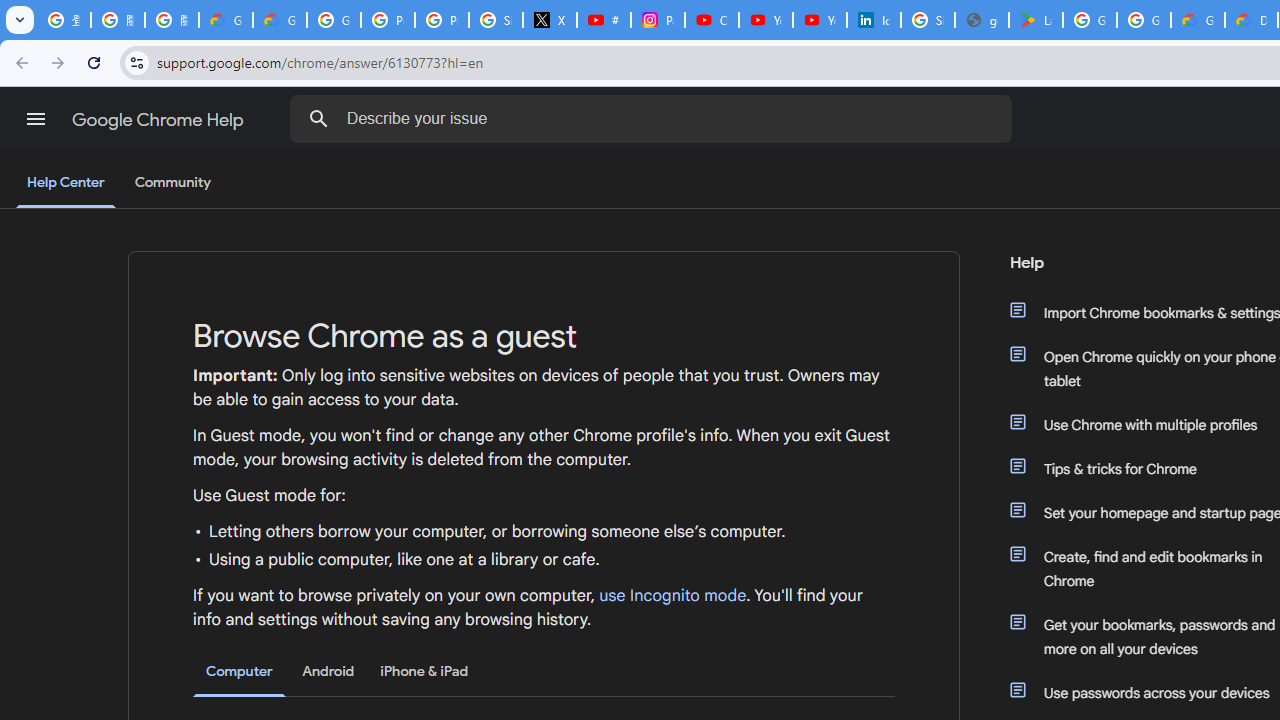 This screenshot has width=1280, height=720. I want to click on 'Search Help Center', so click(317, 118).